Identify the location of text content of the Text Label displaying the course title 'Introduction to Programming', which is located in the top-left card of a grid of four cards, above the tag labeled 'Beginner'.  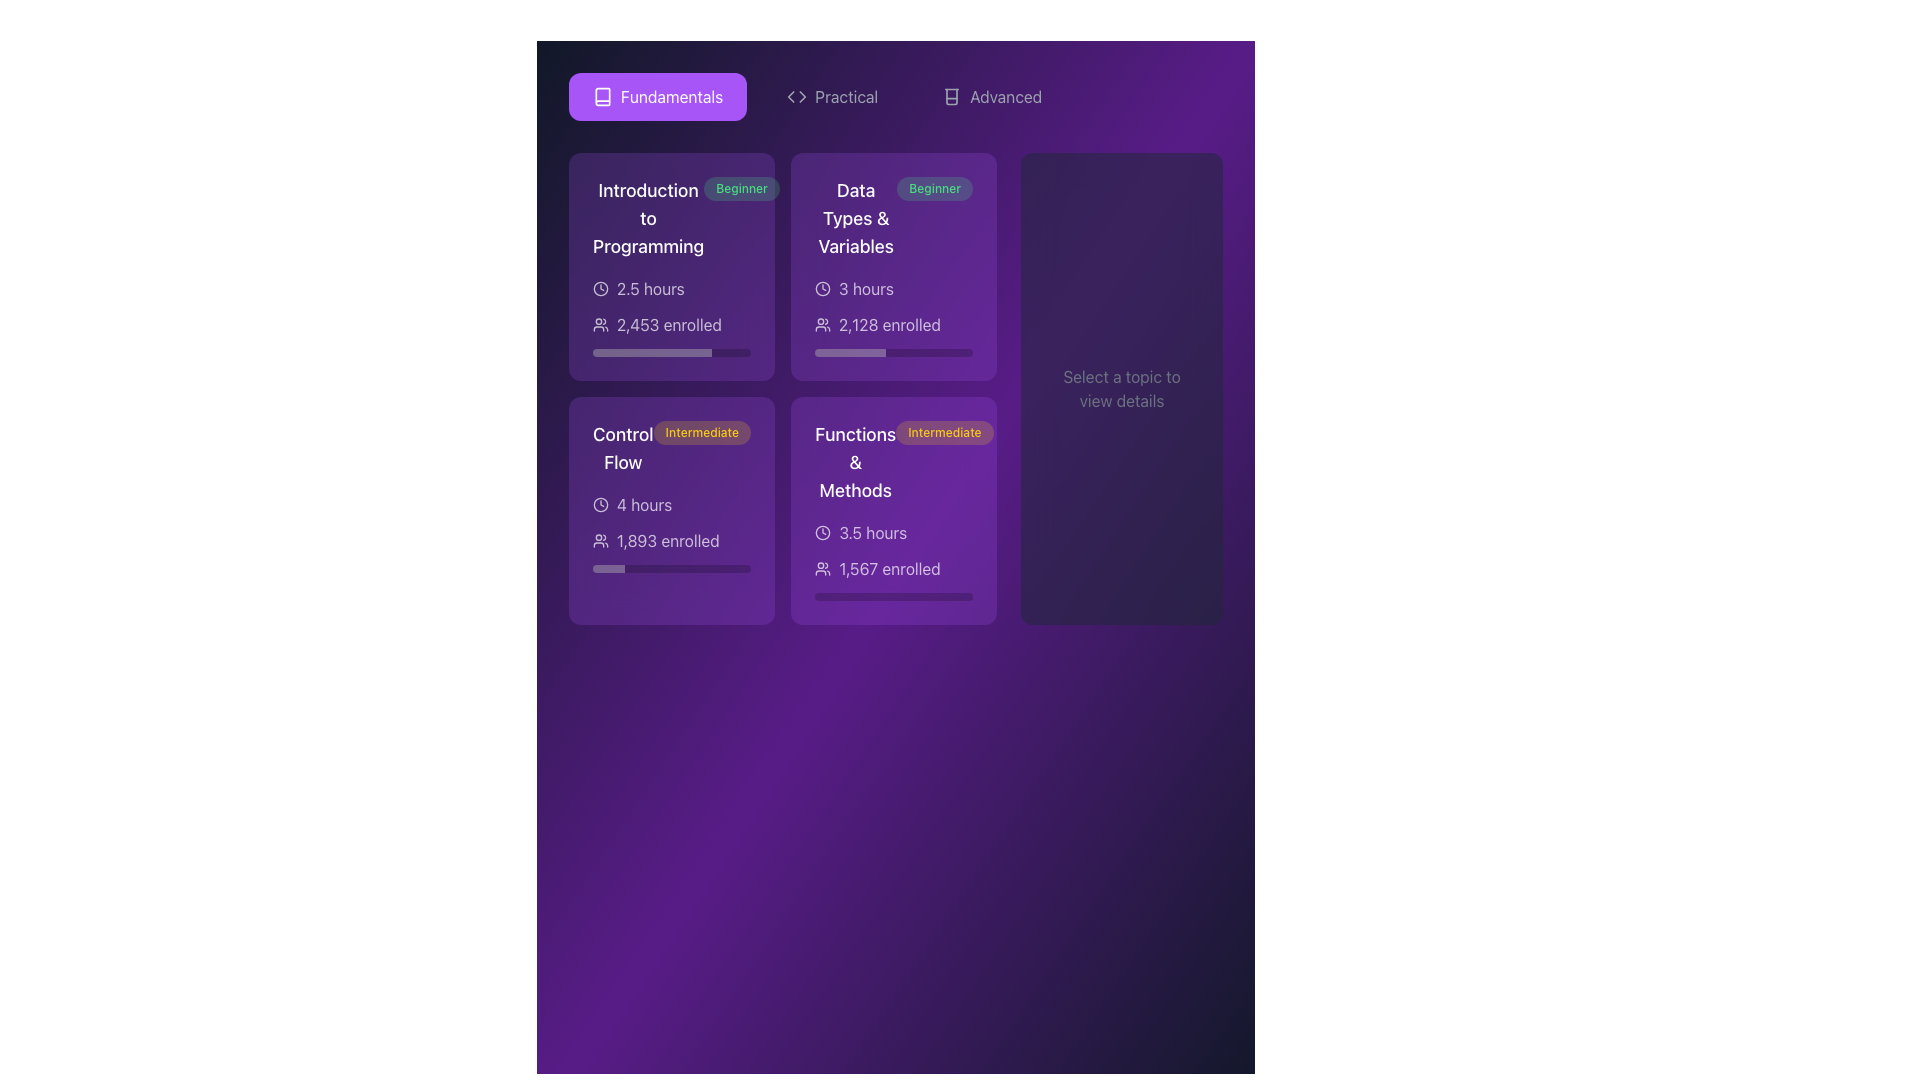
(648, 219).